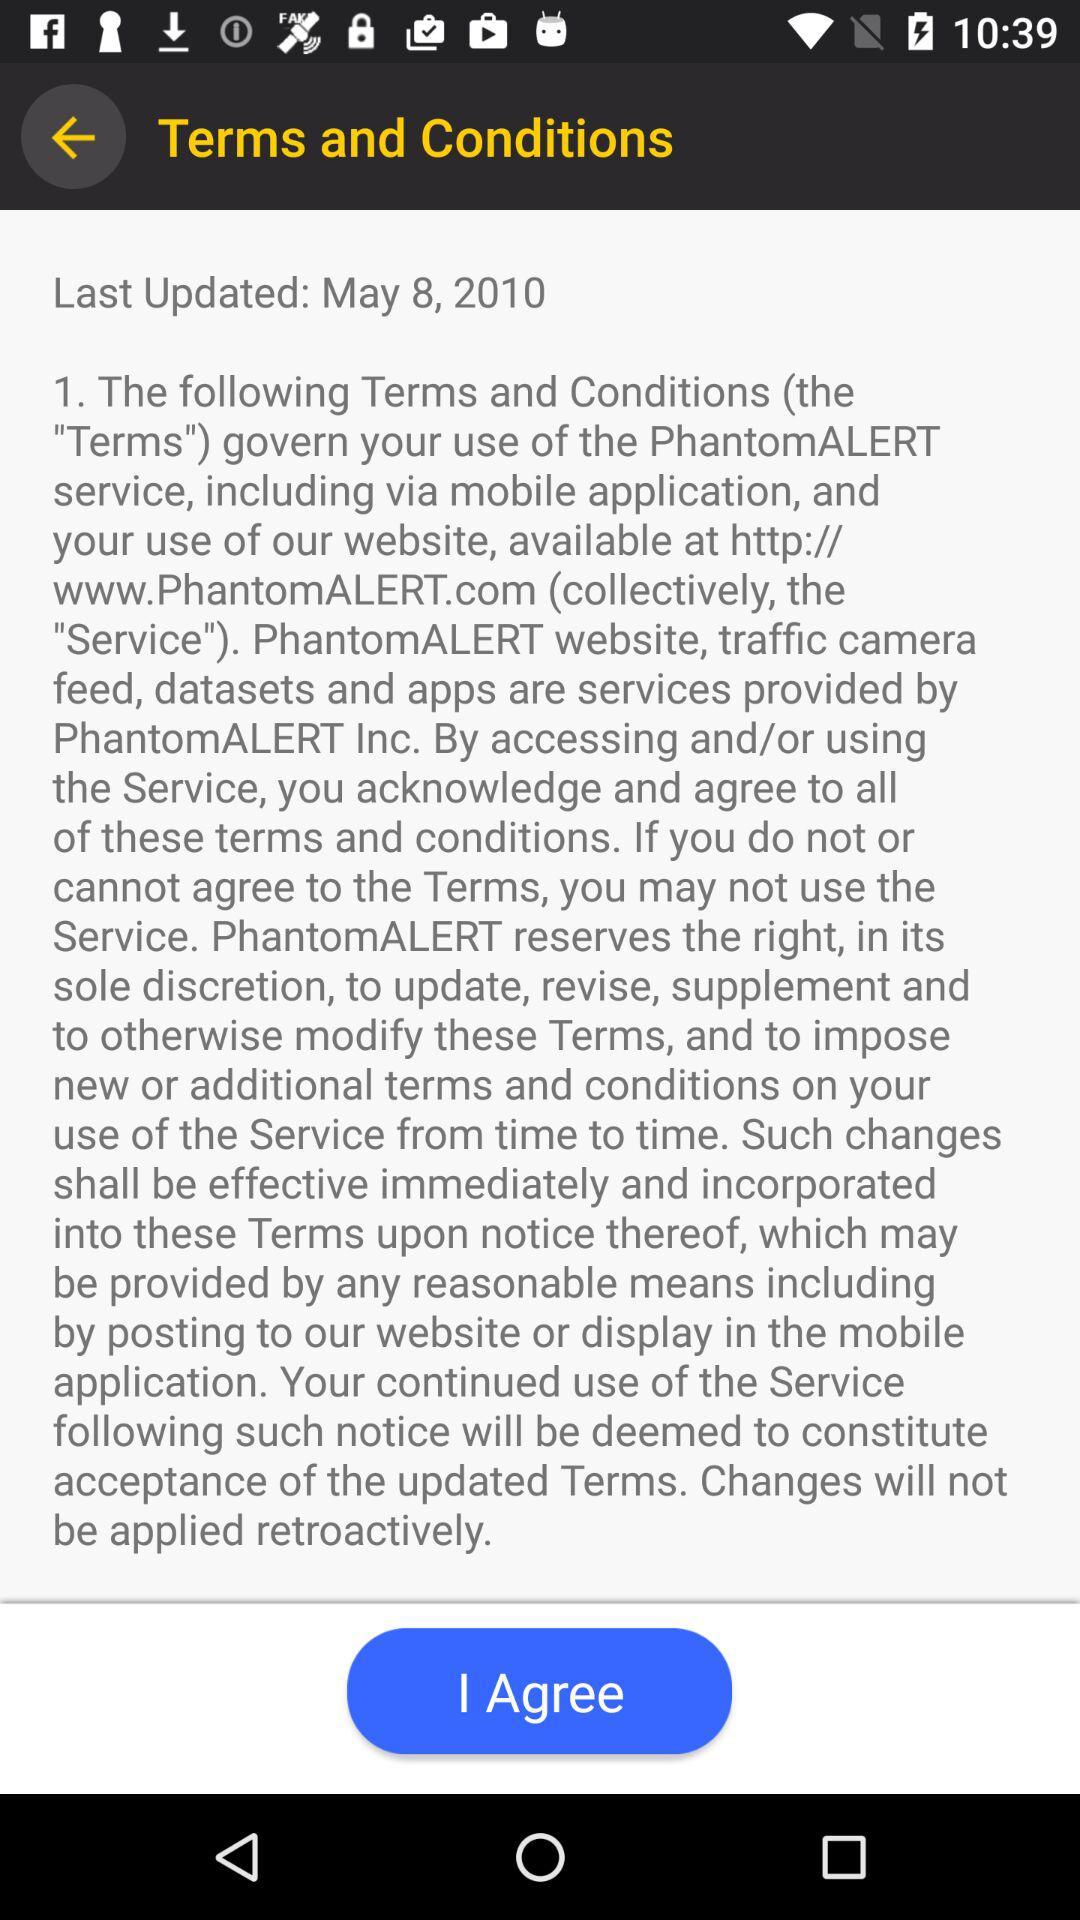 This screenshot has width=1080, height=1920. What do you see at coordinates (72, 135) in the screenshot?
I see `icon above last updated may item` at bounding box center [72, 135].